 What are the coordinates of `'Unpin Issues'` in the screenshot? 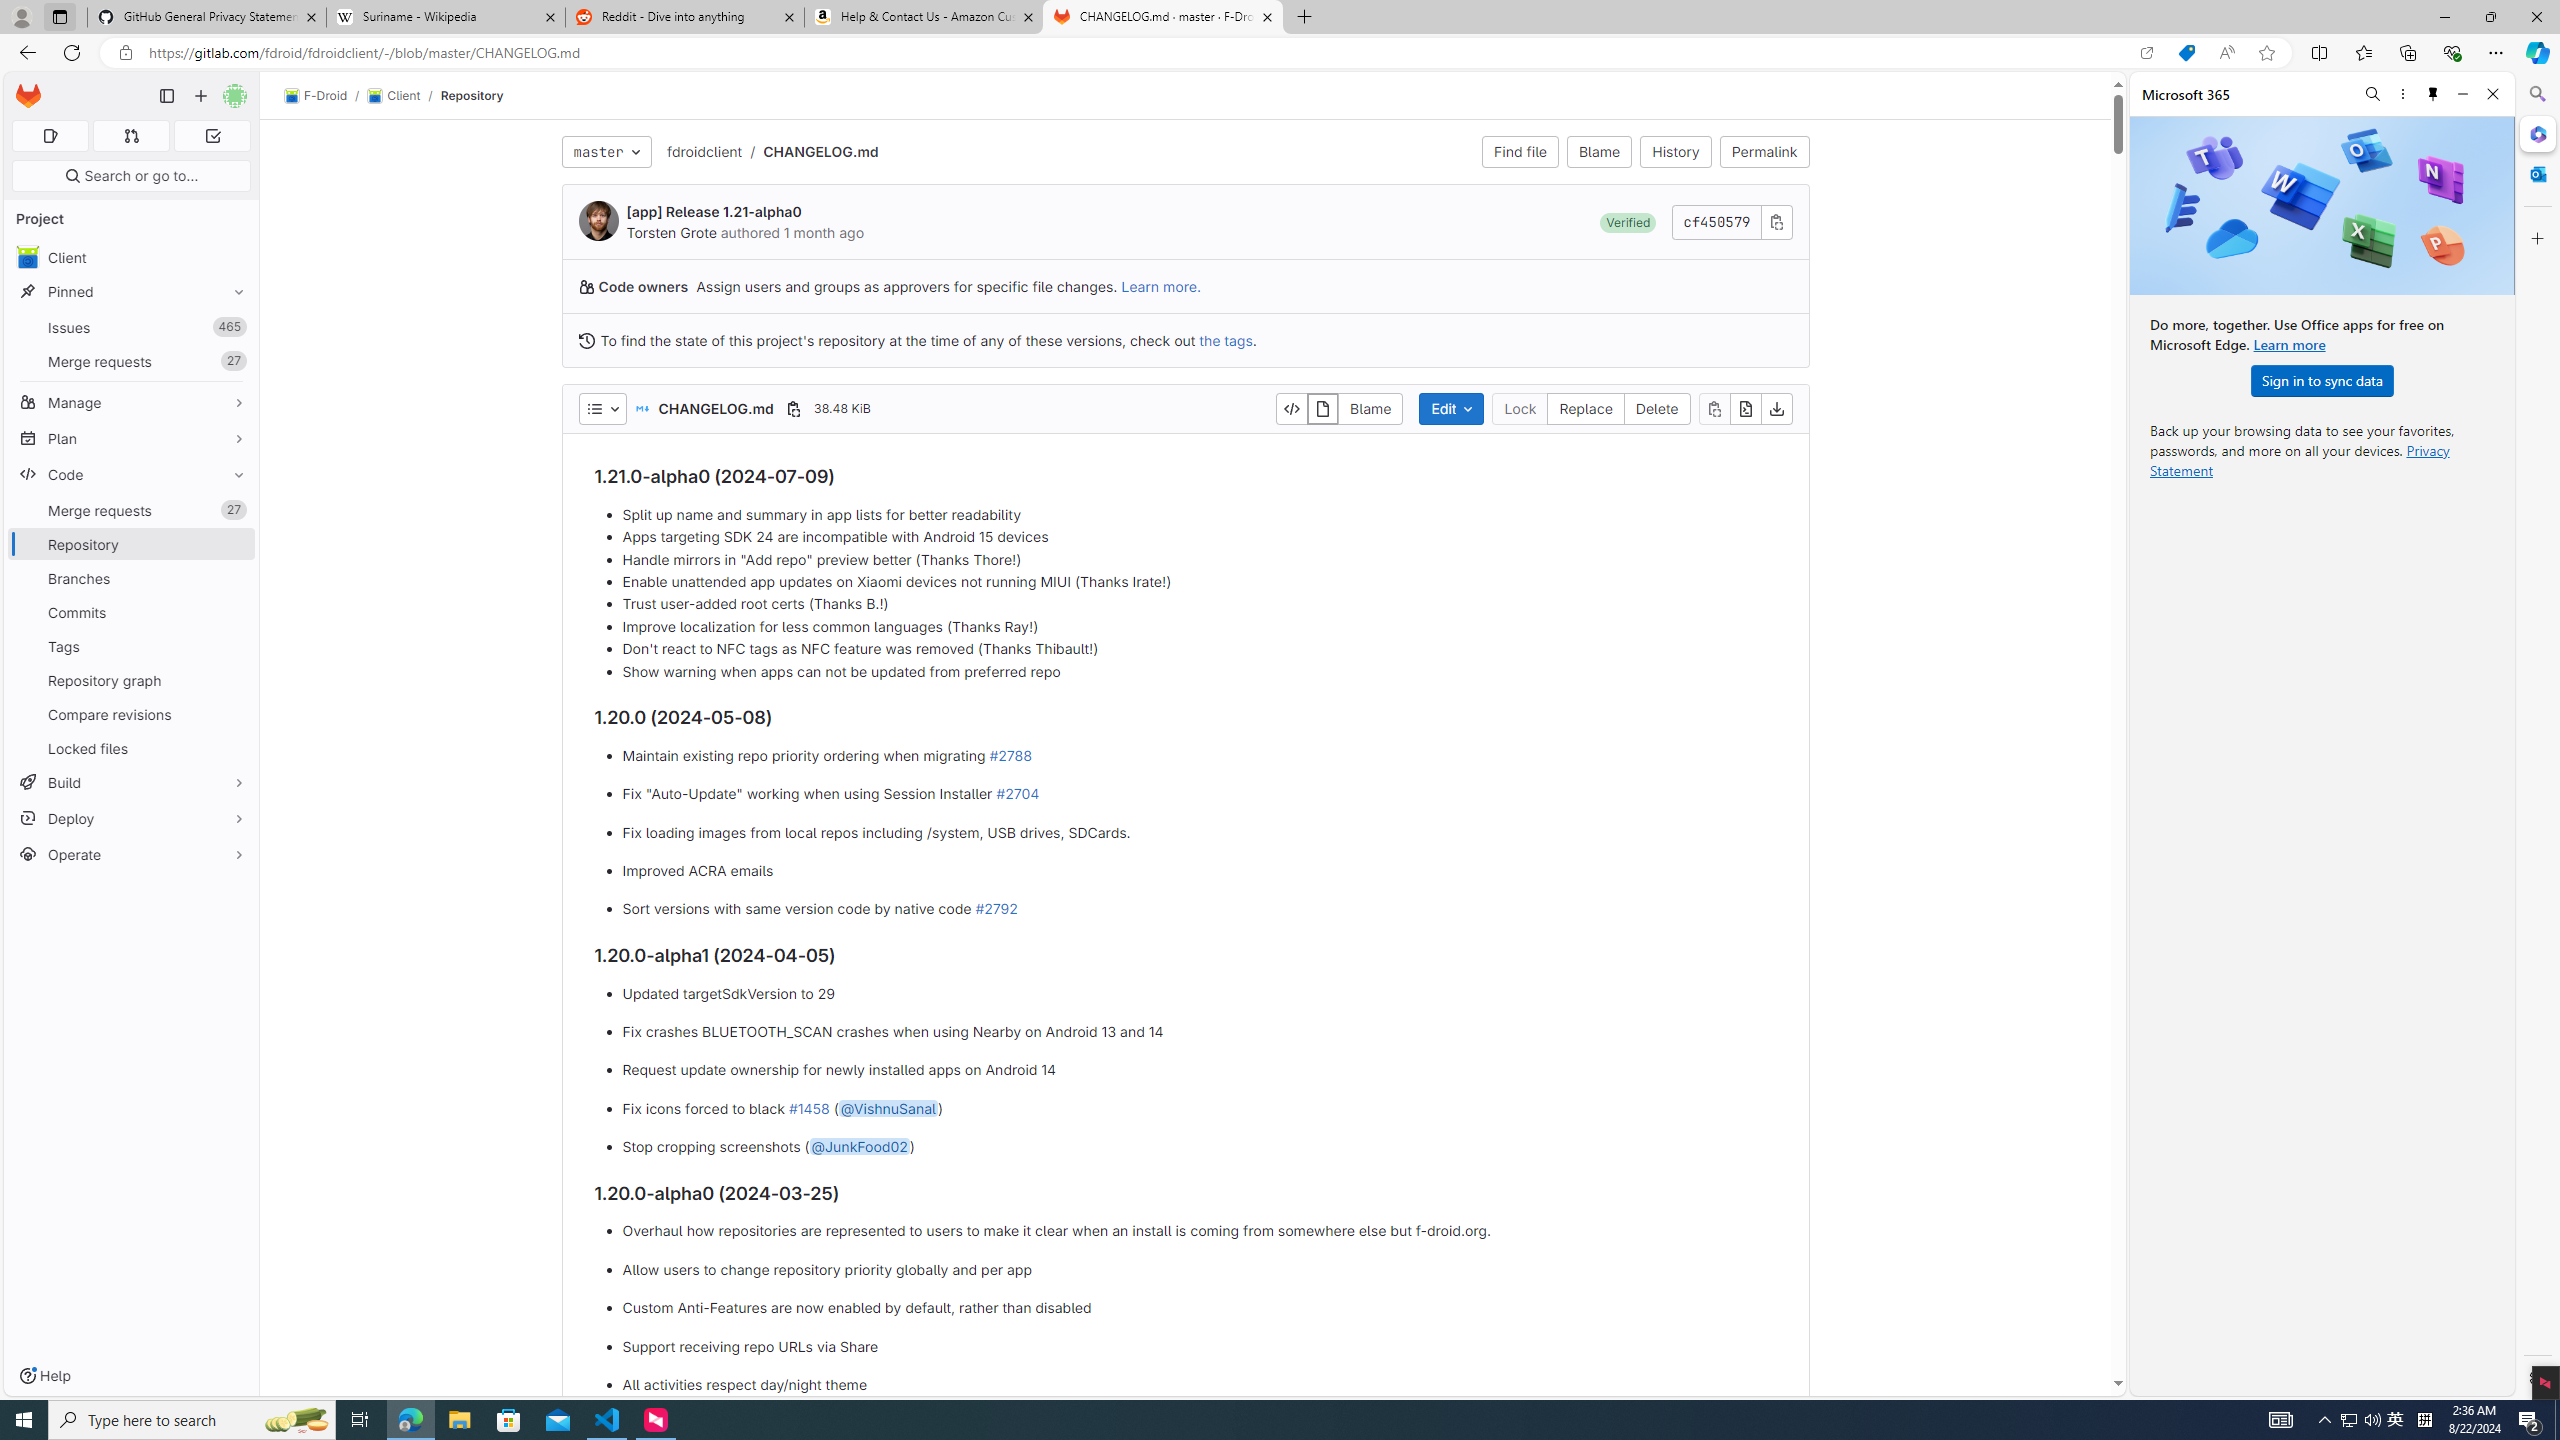 It's located at (233, 326).